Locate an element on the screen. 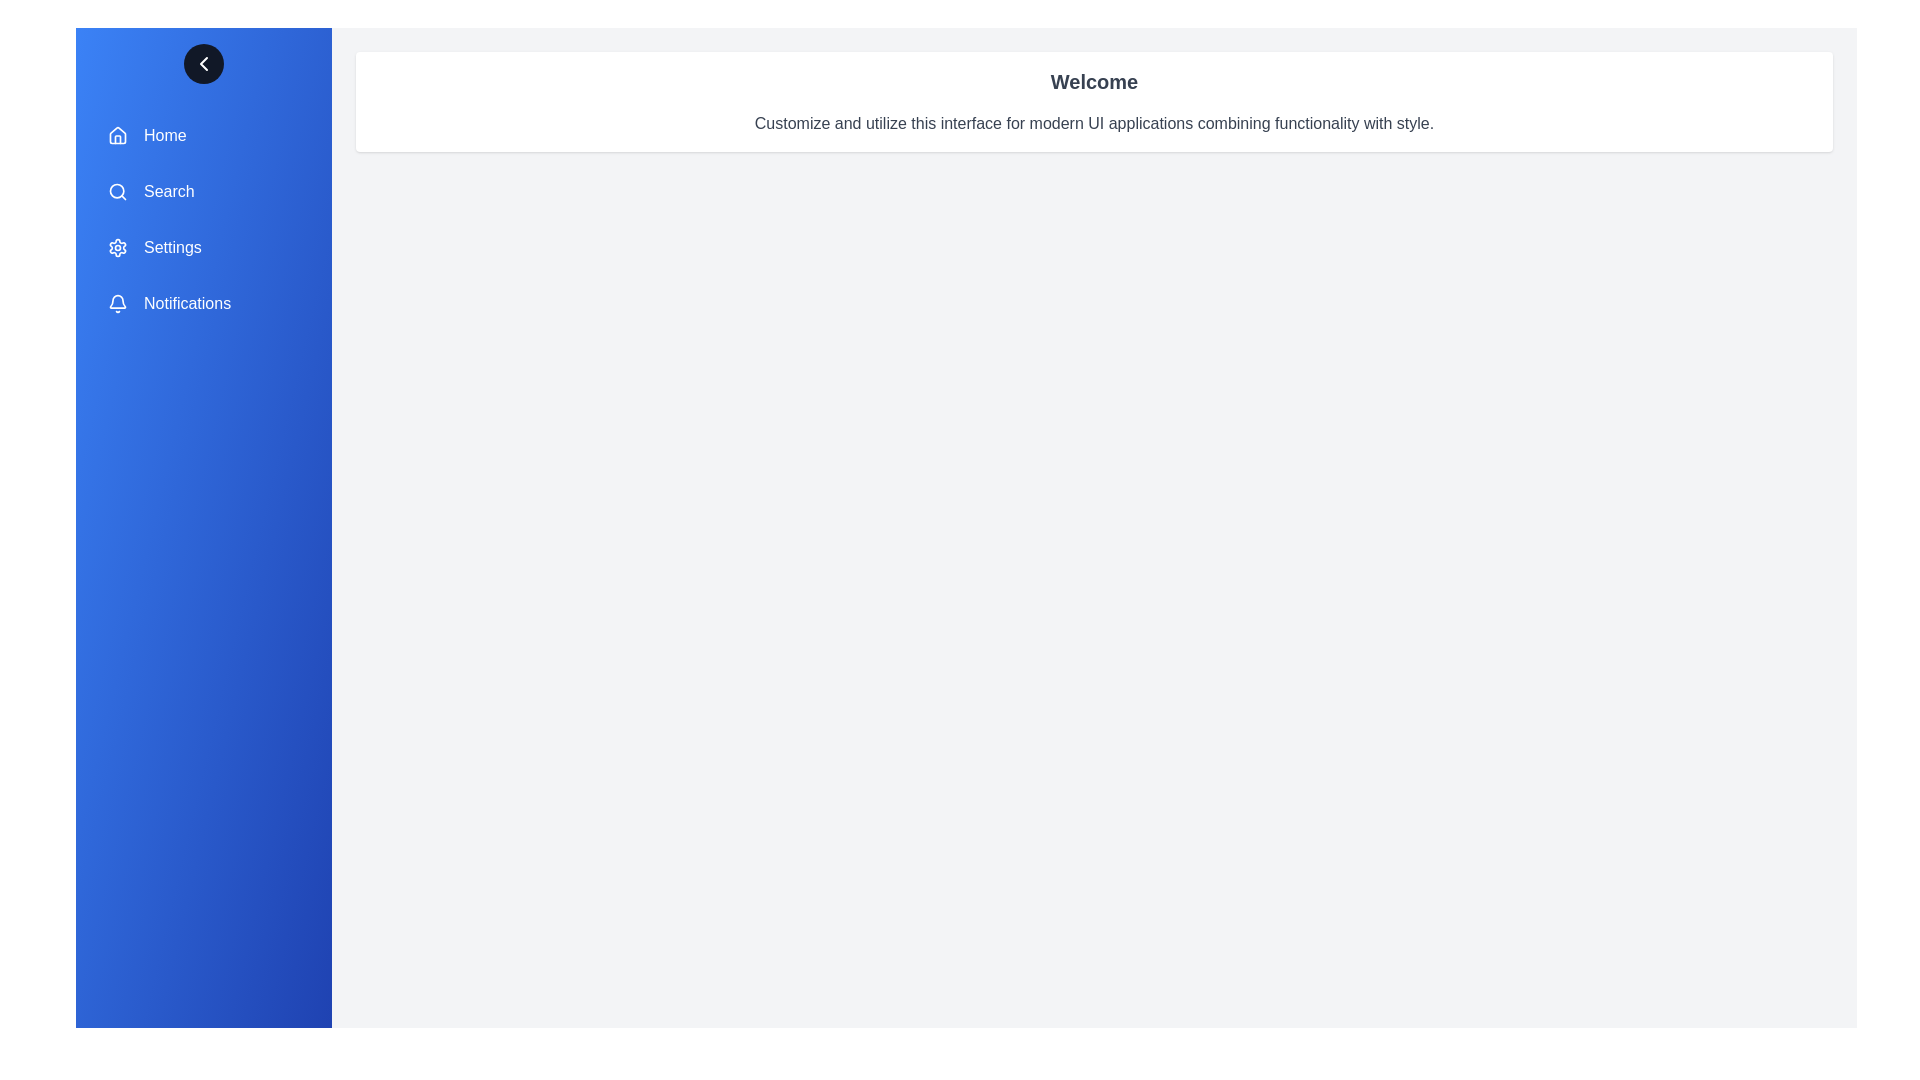 The width and height of the screenshot is (1920, 1080). the menu item labeled Home is located at coordinates (203, 135).